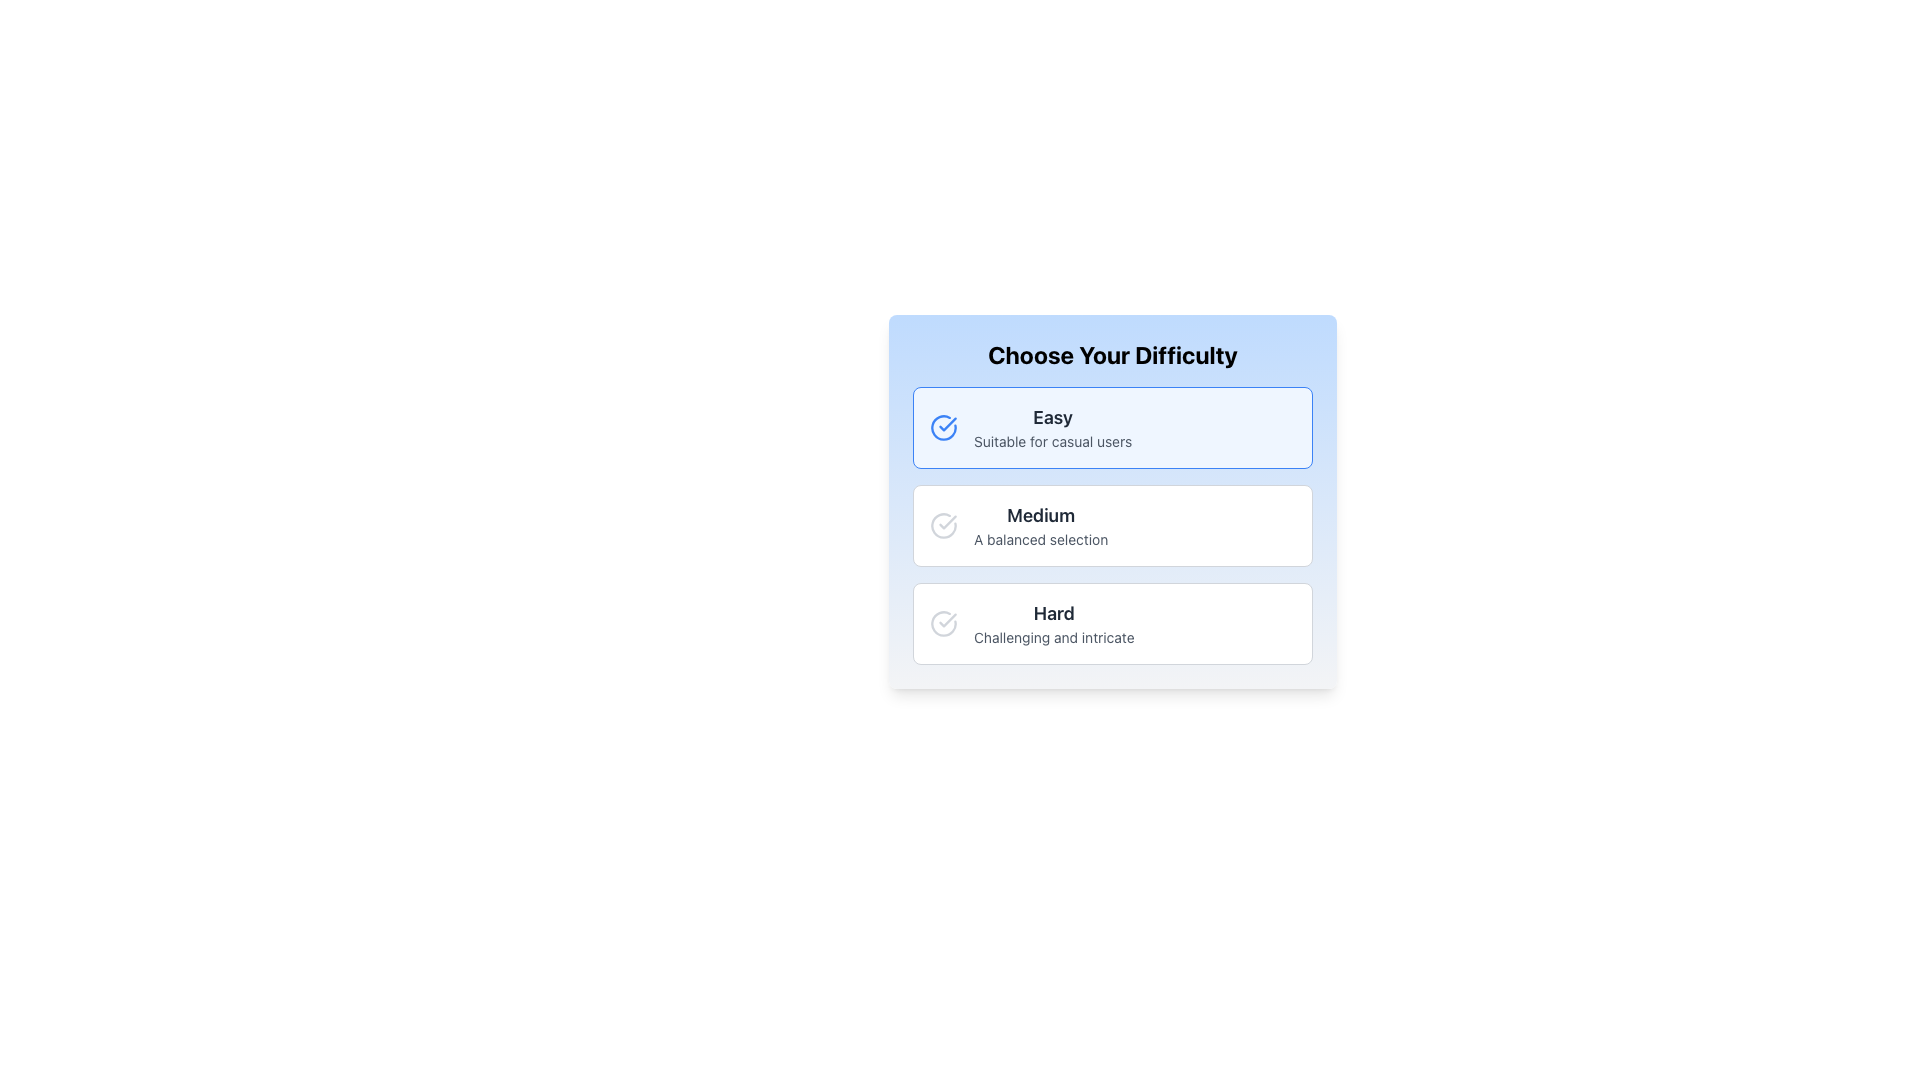  I want to click on the 'Easy' level Card component, which is the first option in a vertically stacked set of three cards in the selection interface, so click(1112, 427).